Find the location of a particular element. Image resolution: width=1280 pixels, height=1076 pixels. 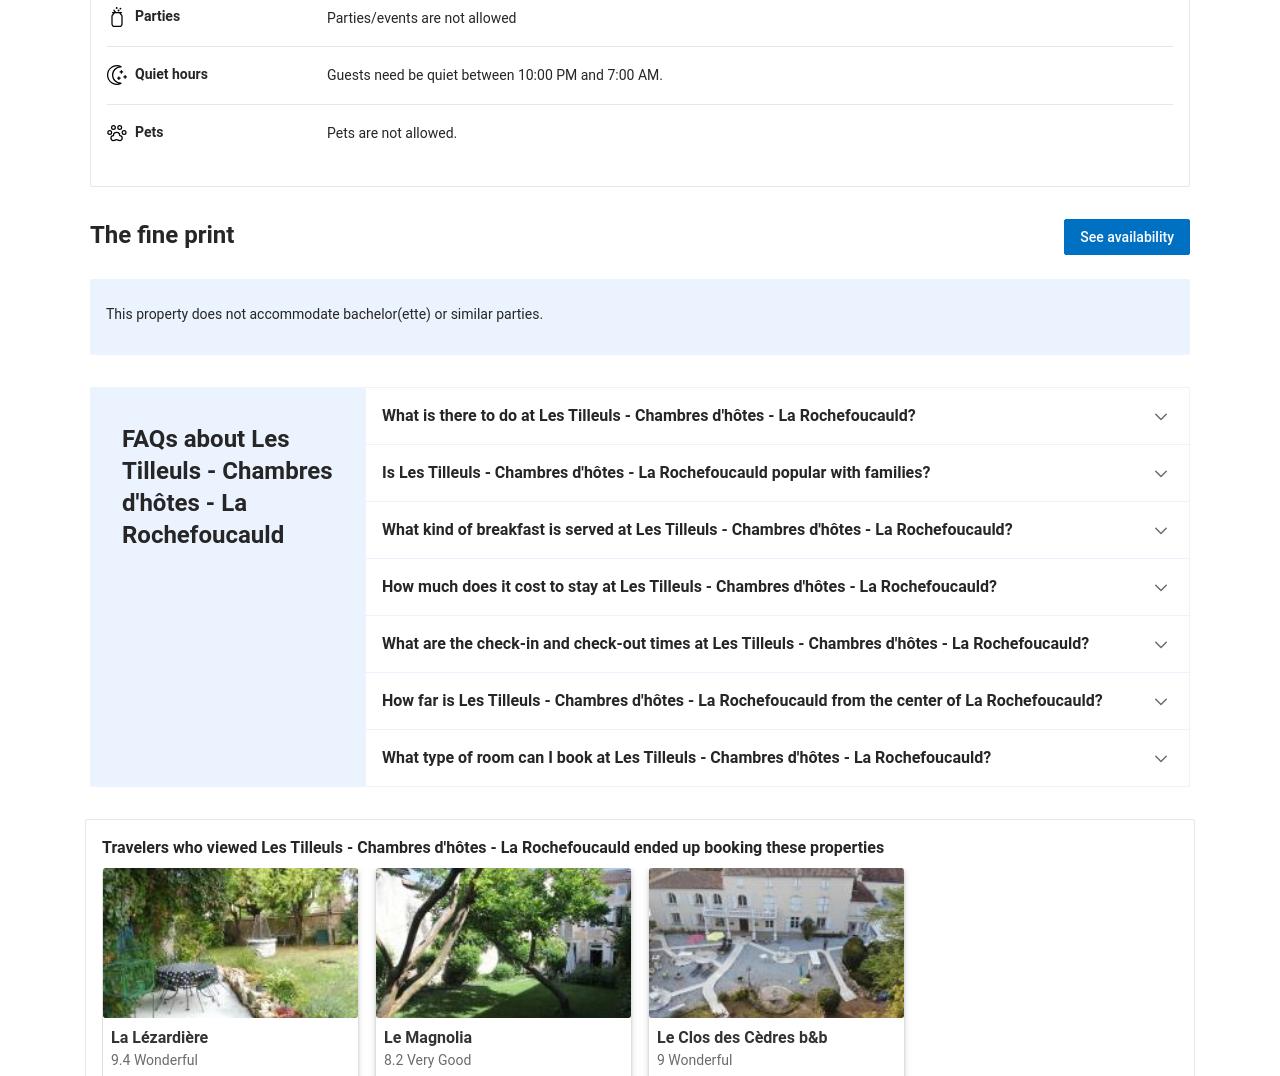

'Le Magnolia' is located at coordinates (427, 1036).